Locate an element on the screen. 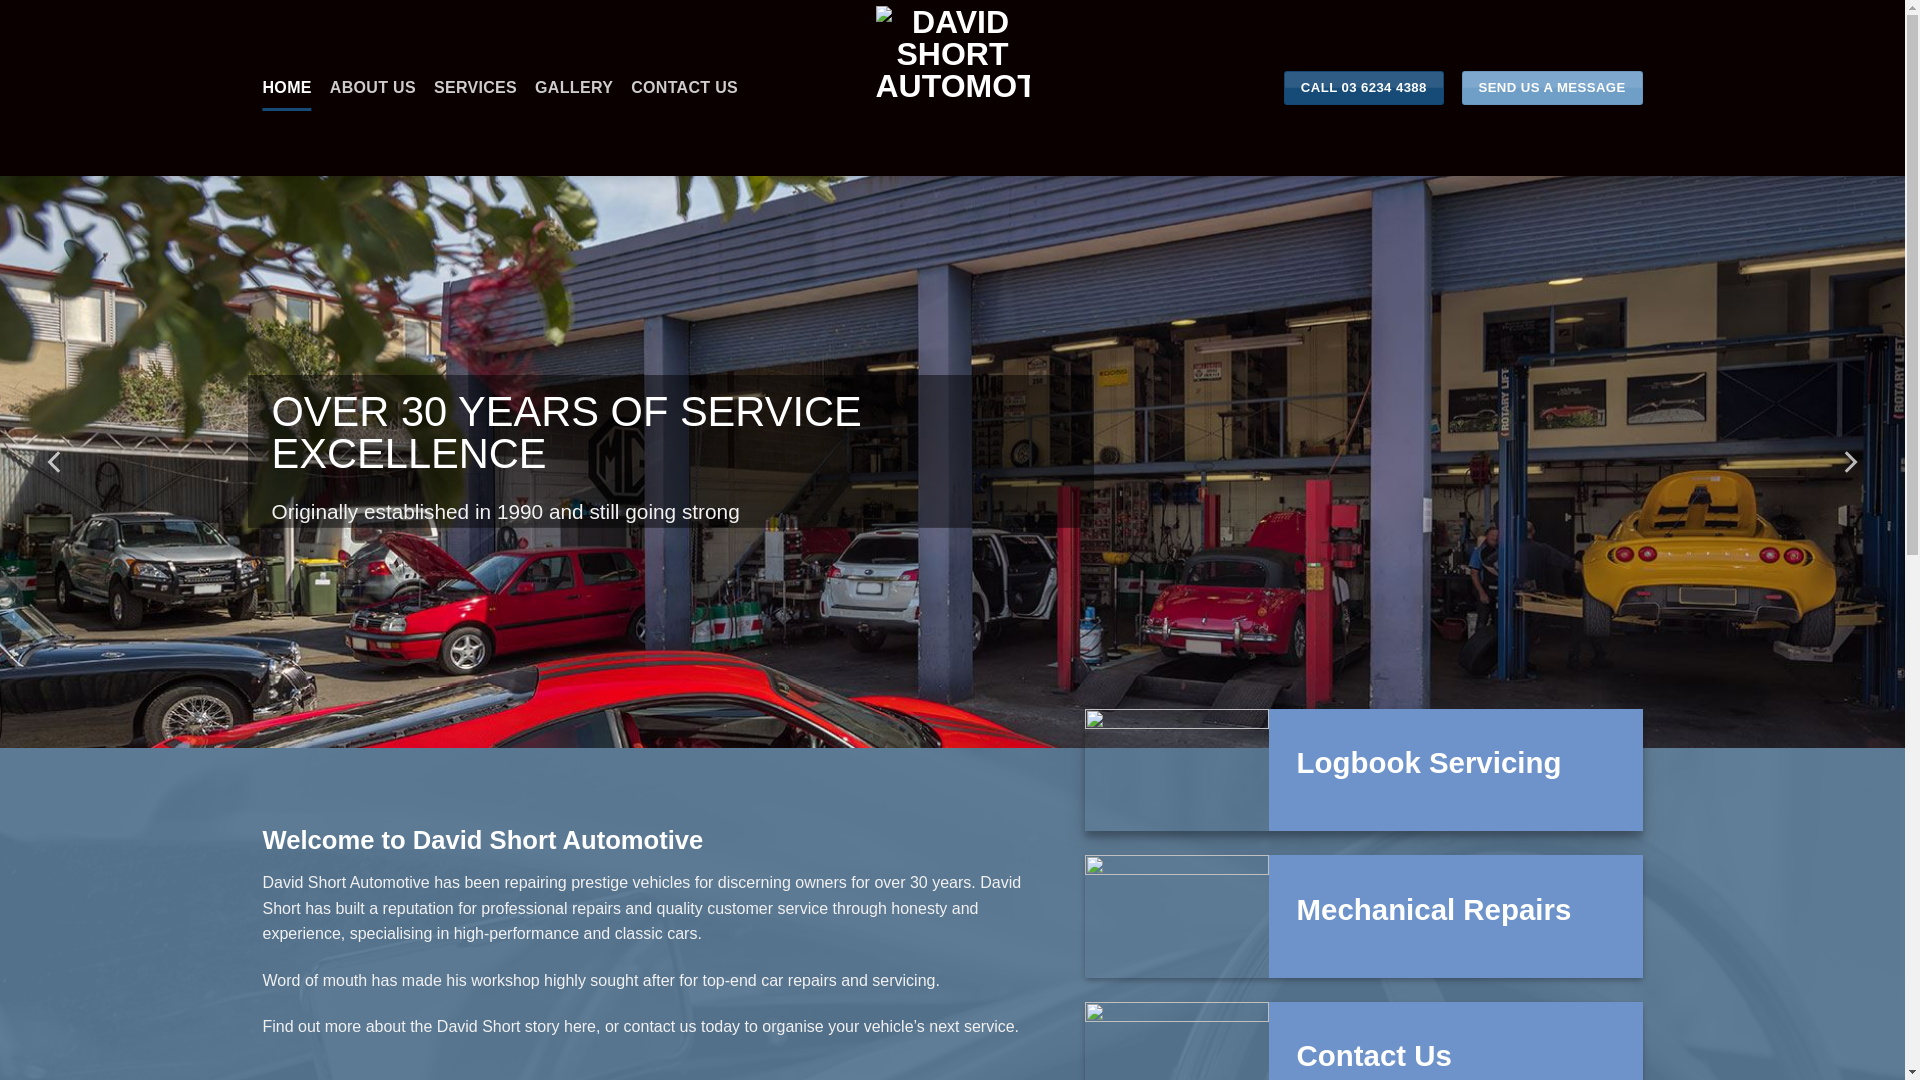 This screenshot has height=1080, width=1920. 'SERVICES' is located at coordinates (474, 87).